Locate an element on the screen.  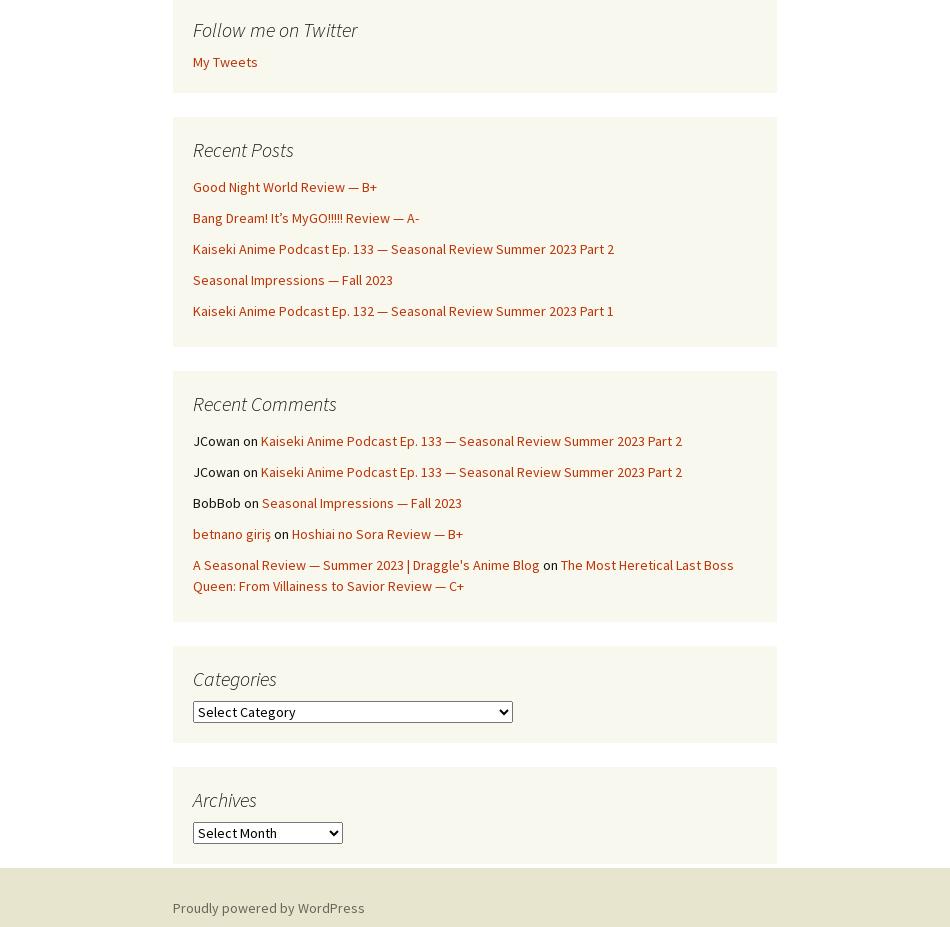
'Good Night World Review — B+' is located at coordinates (284, 186).